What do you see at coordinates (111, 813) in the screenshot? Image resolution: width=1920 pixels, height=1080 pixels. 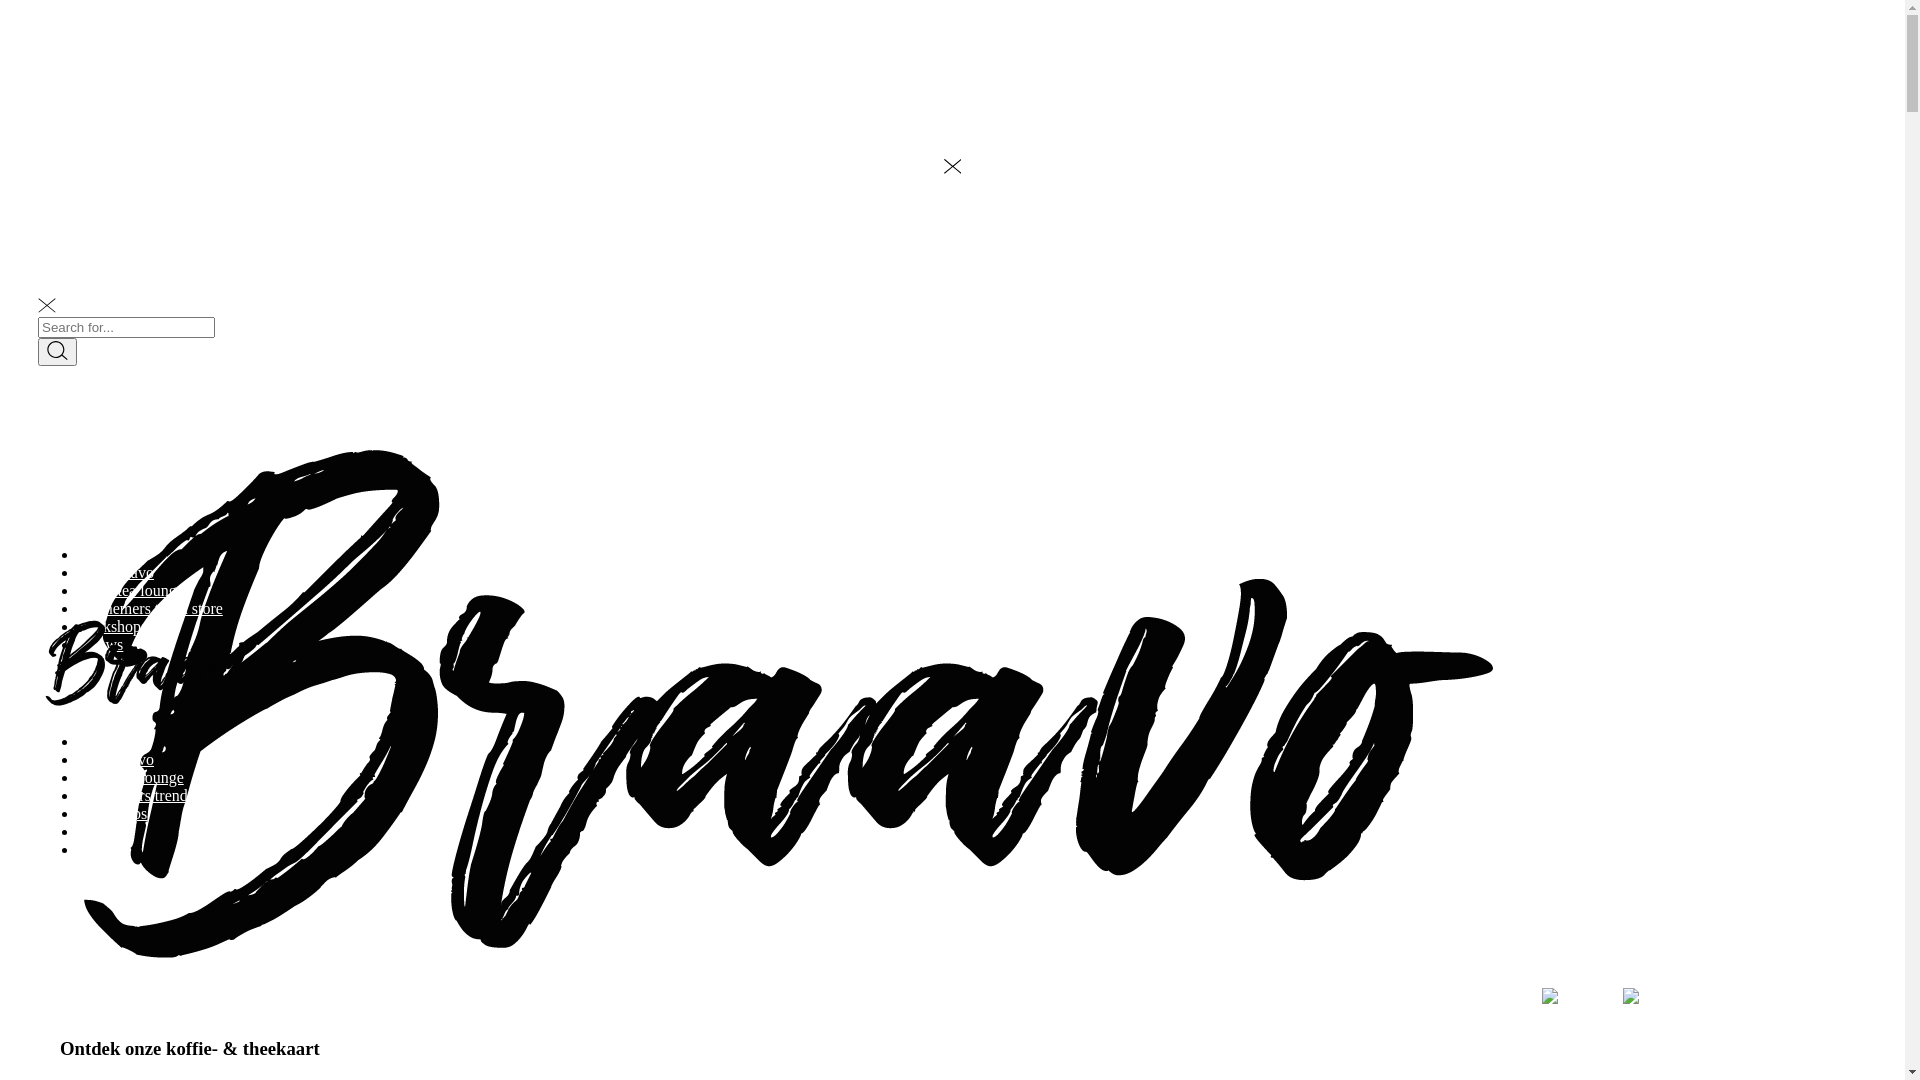 I see `'workshops'` at bounding box center [111, 813].